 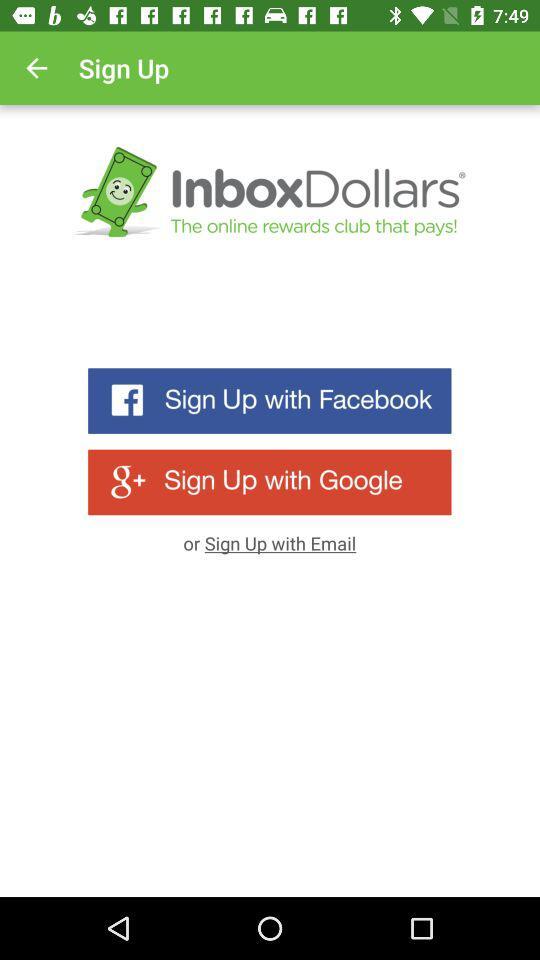 What do you see at coordinates (269, 400) in the screenshot?
I see `sign up with facebook account` at bounding box center [269, 400].